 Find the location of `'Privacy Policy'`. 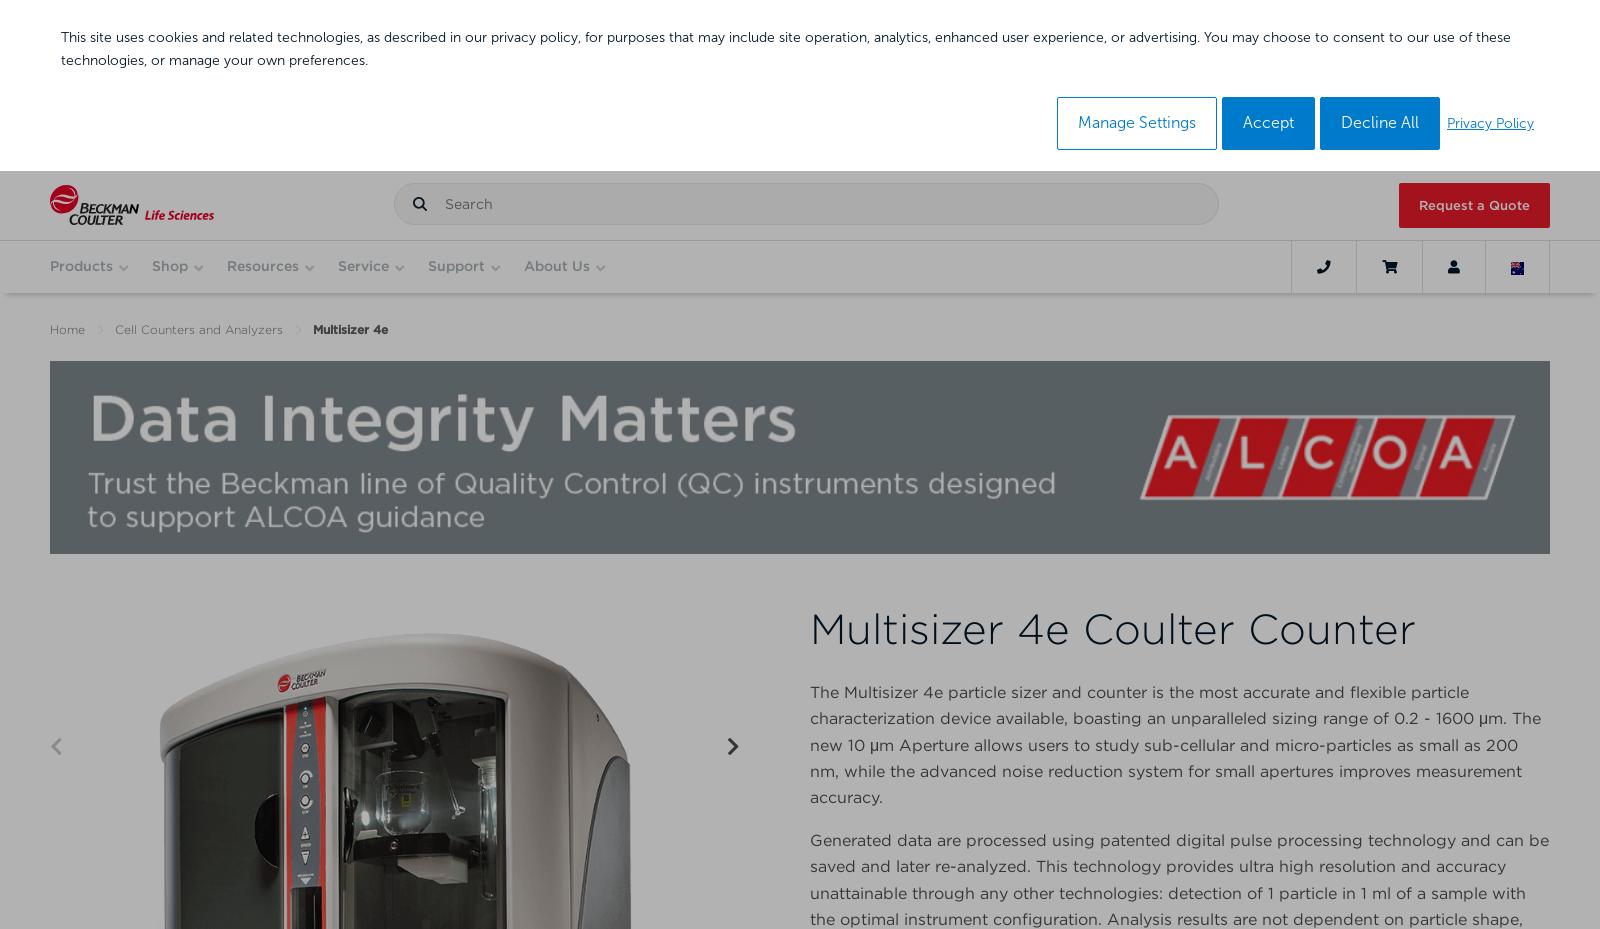

'Privacy Policy' is located at coordinates (1490, 123).